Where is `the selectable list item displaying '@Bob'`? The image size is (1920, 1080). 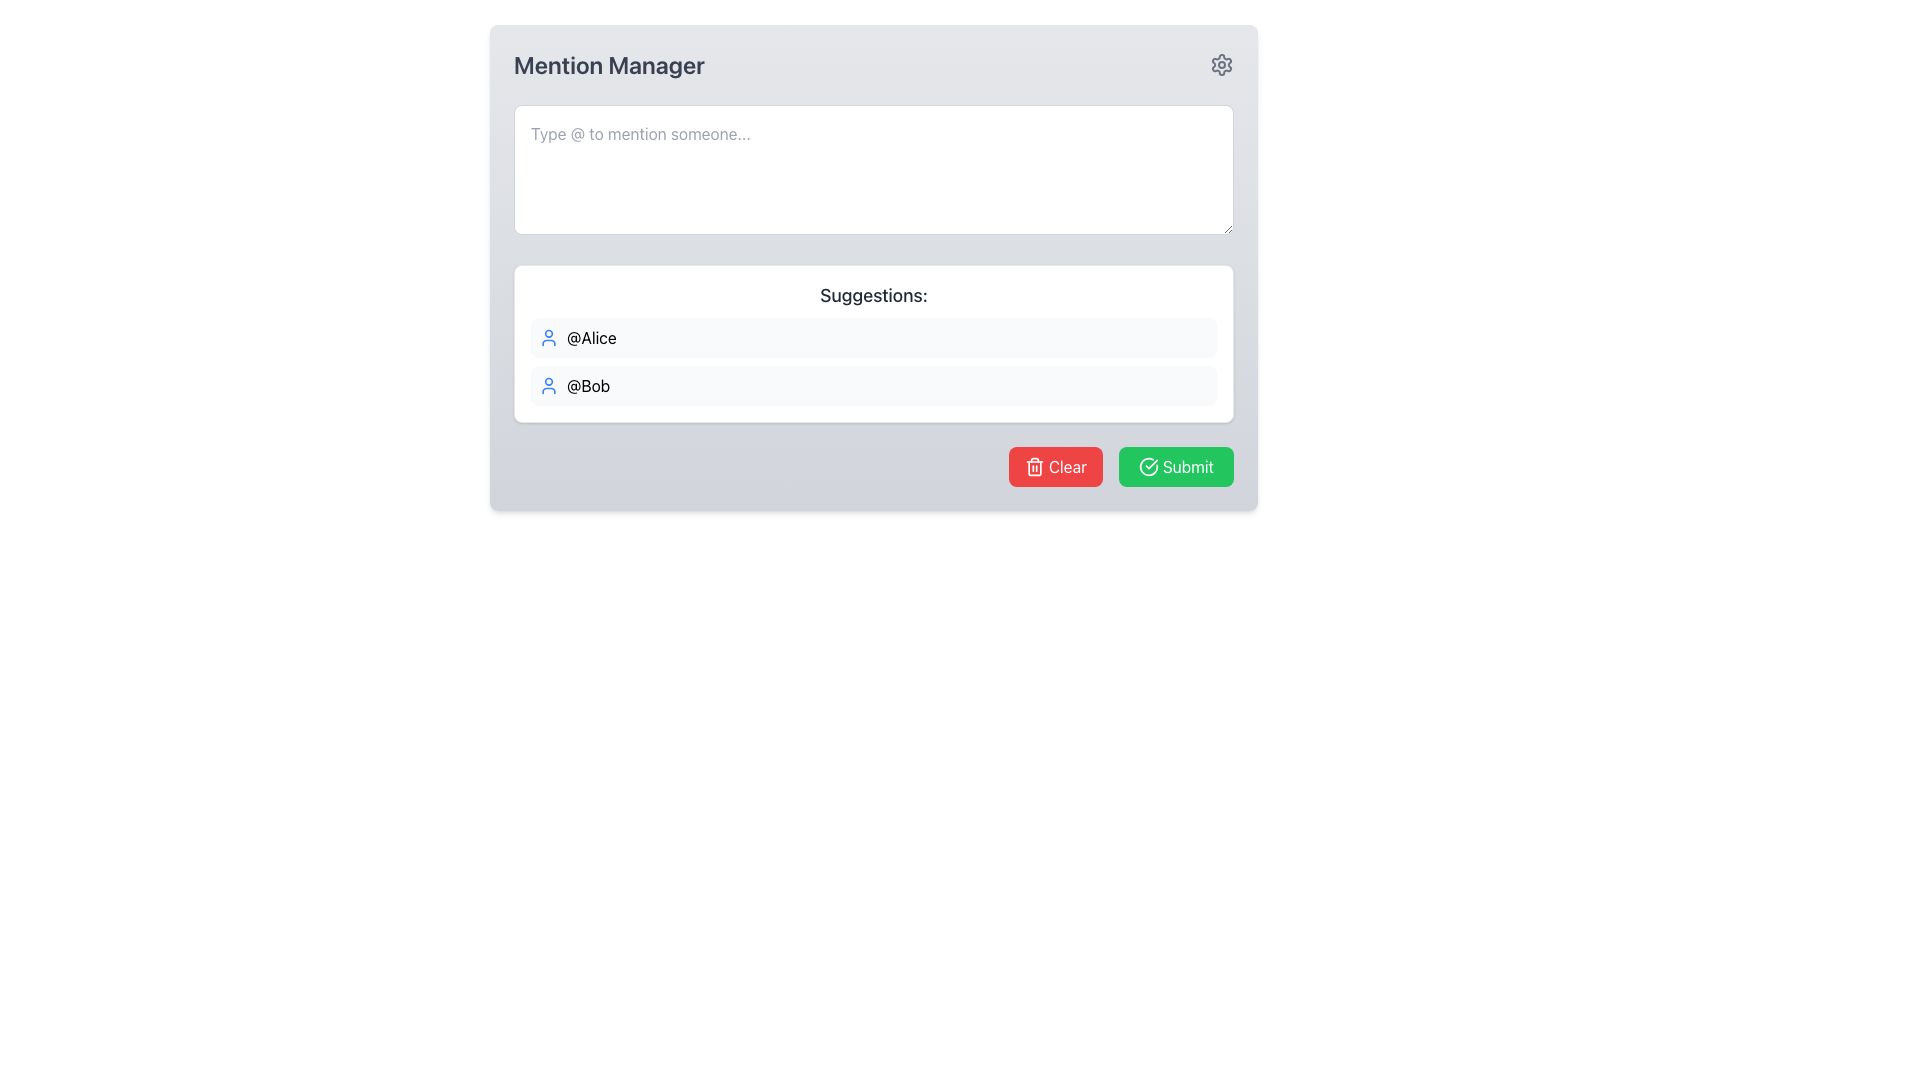 the selectable list item displaying '@Bob' is located at coordinates (873, 385).